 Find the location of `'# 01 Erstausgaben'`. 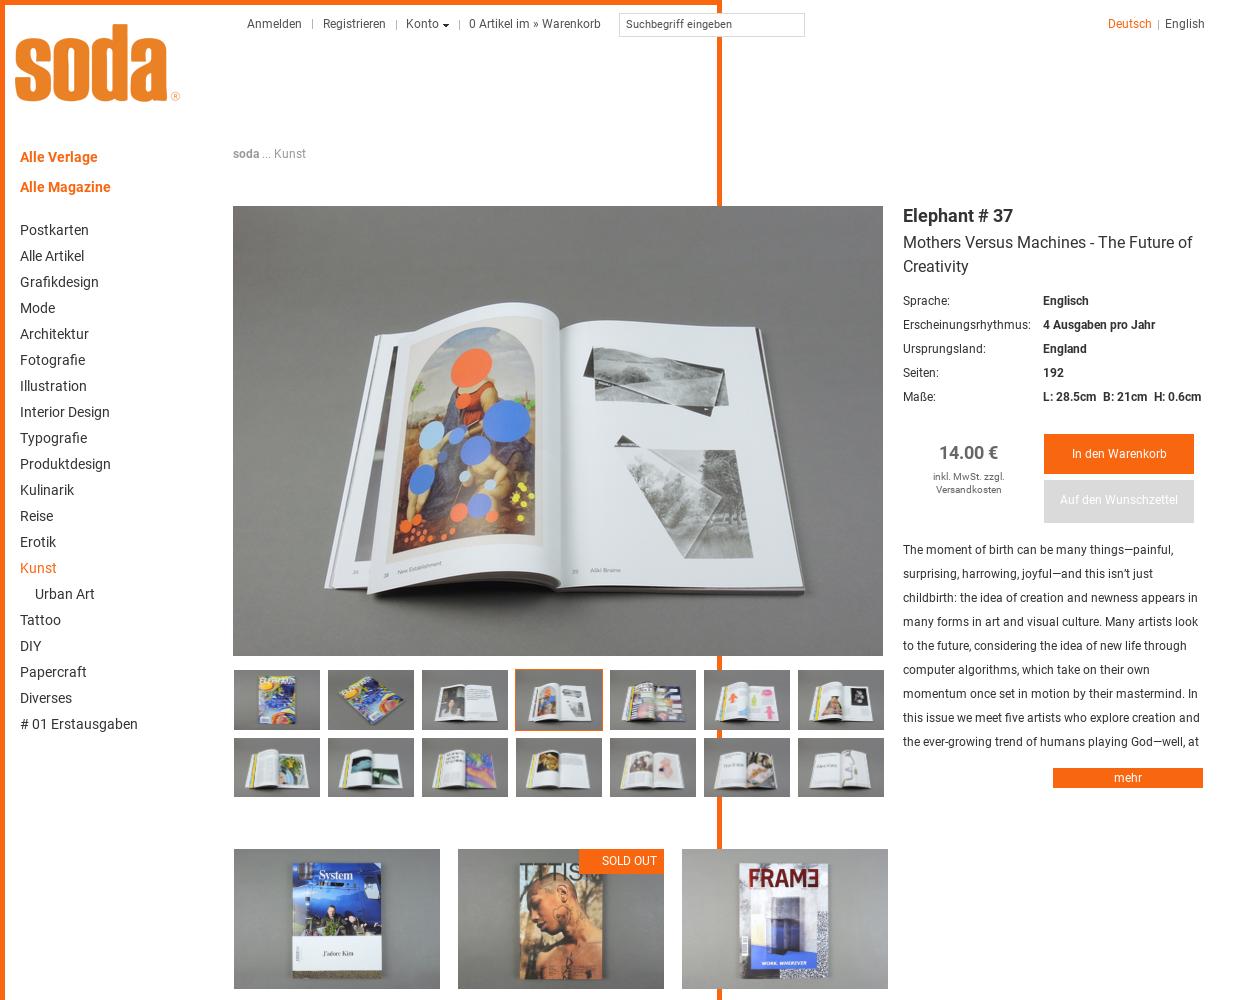

'# 01 Erstausgaben' is located at coordinates (79, 723).